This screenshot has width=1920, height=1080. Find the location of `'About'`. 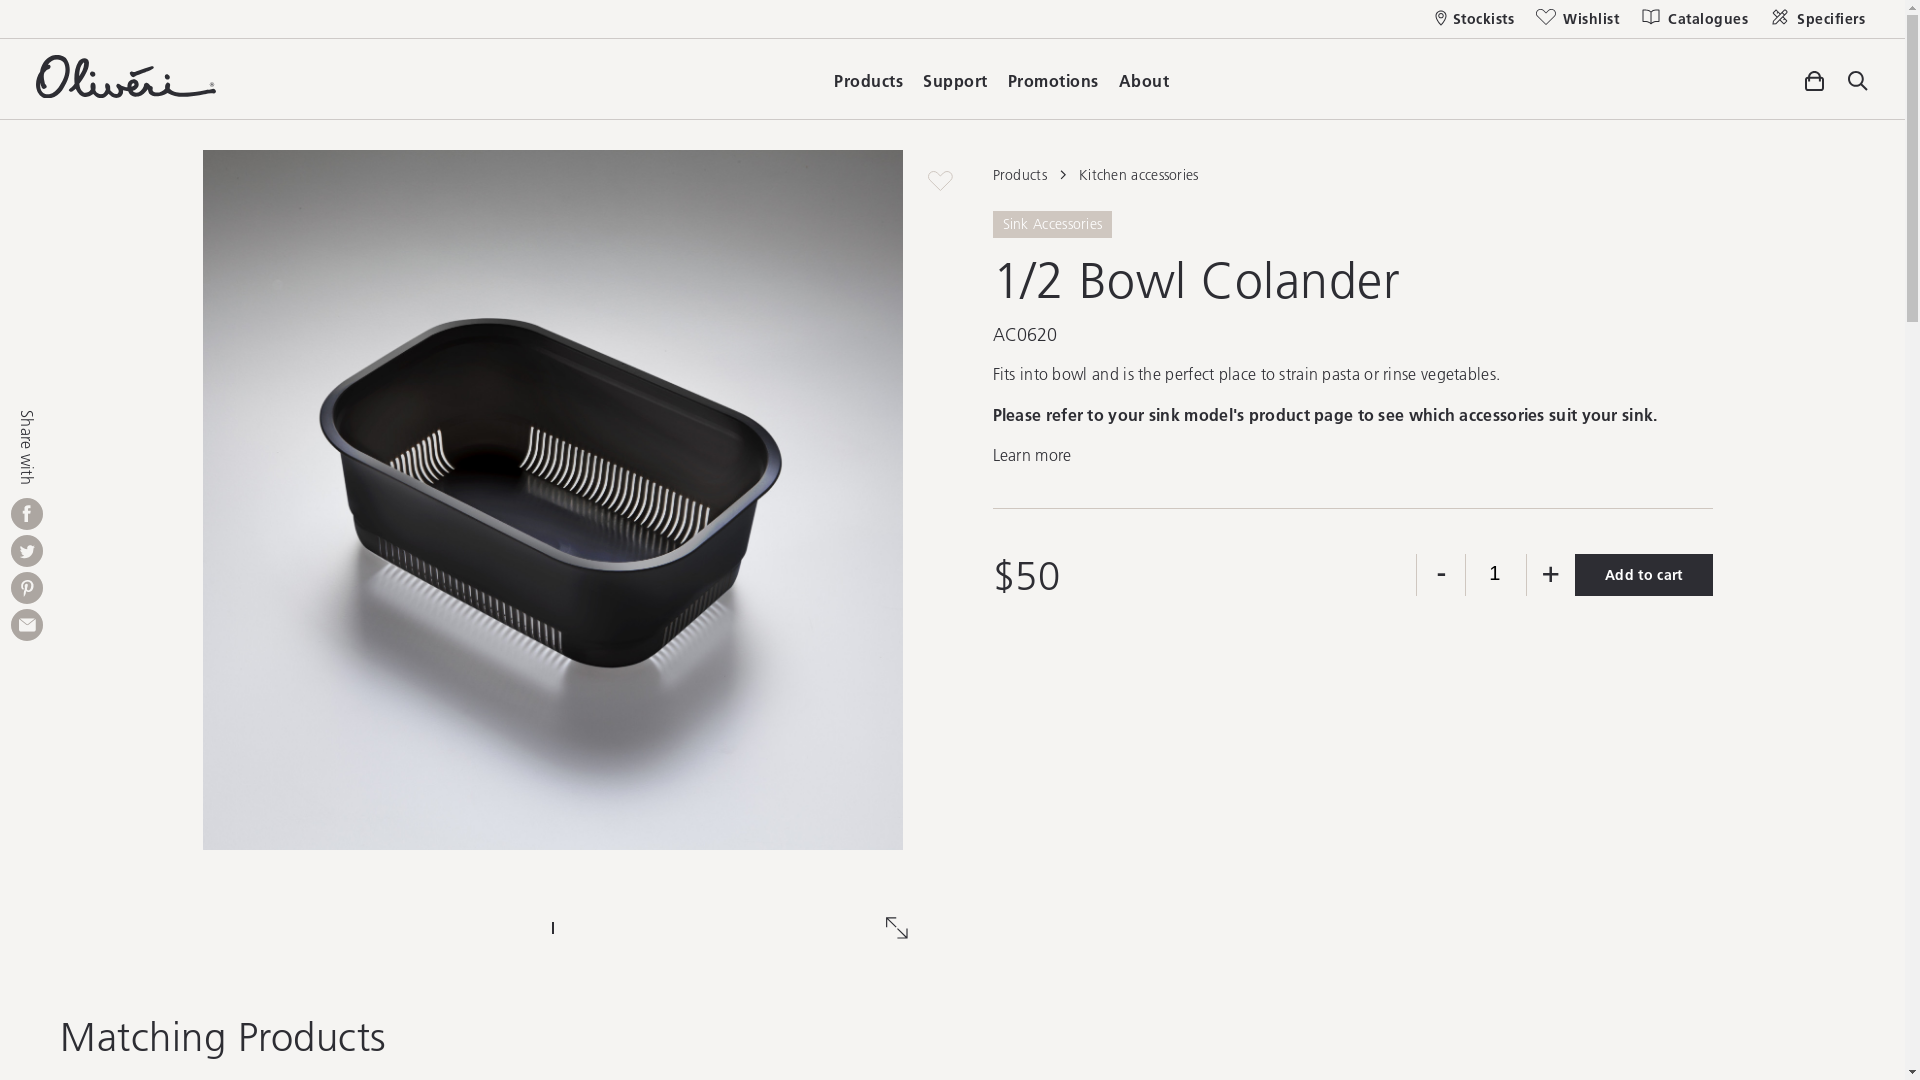

'About' is located at coordinates (1143, 75).